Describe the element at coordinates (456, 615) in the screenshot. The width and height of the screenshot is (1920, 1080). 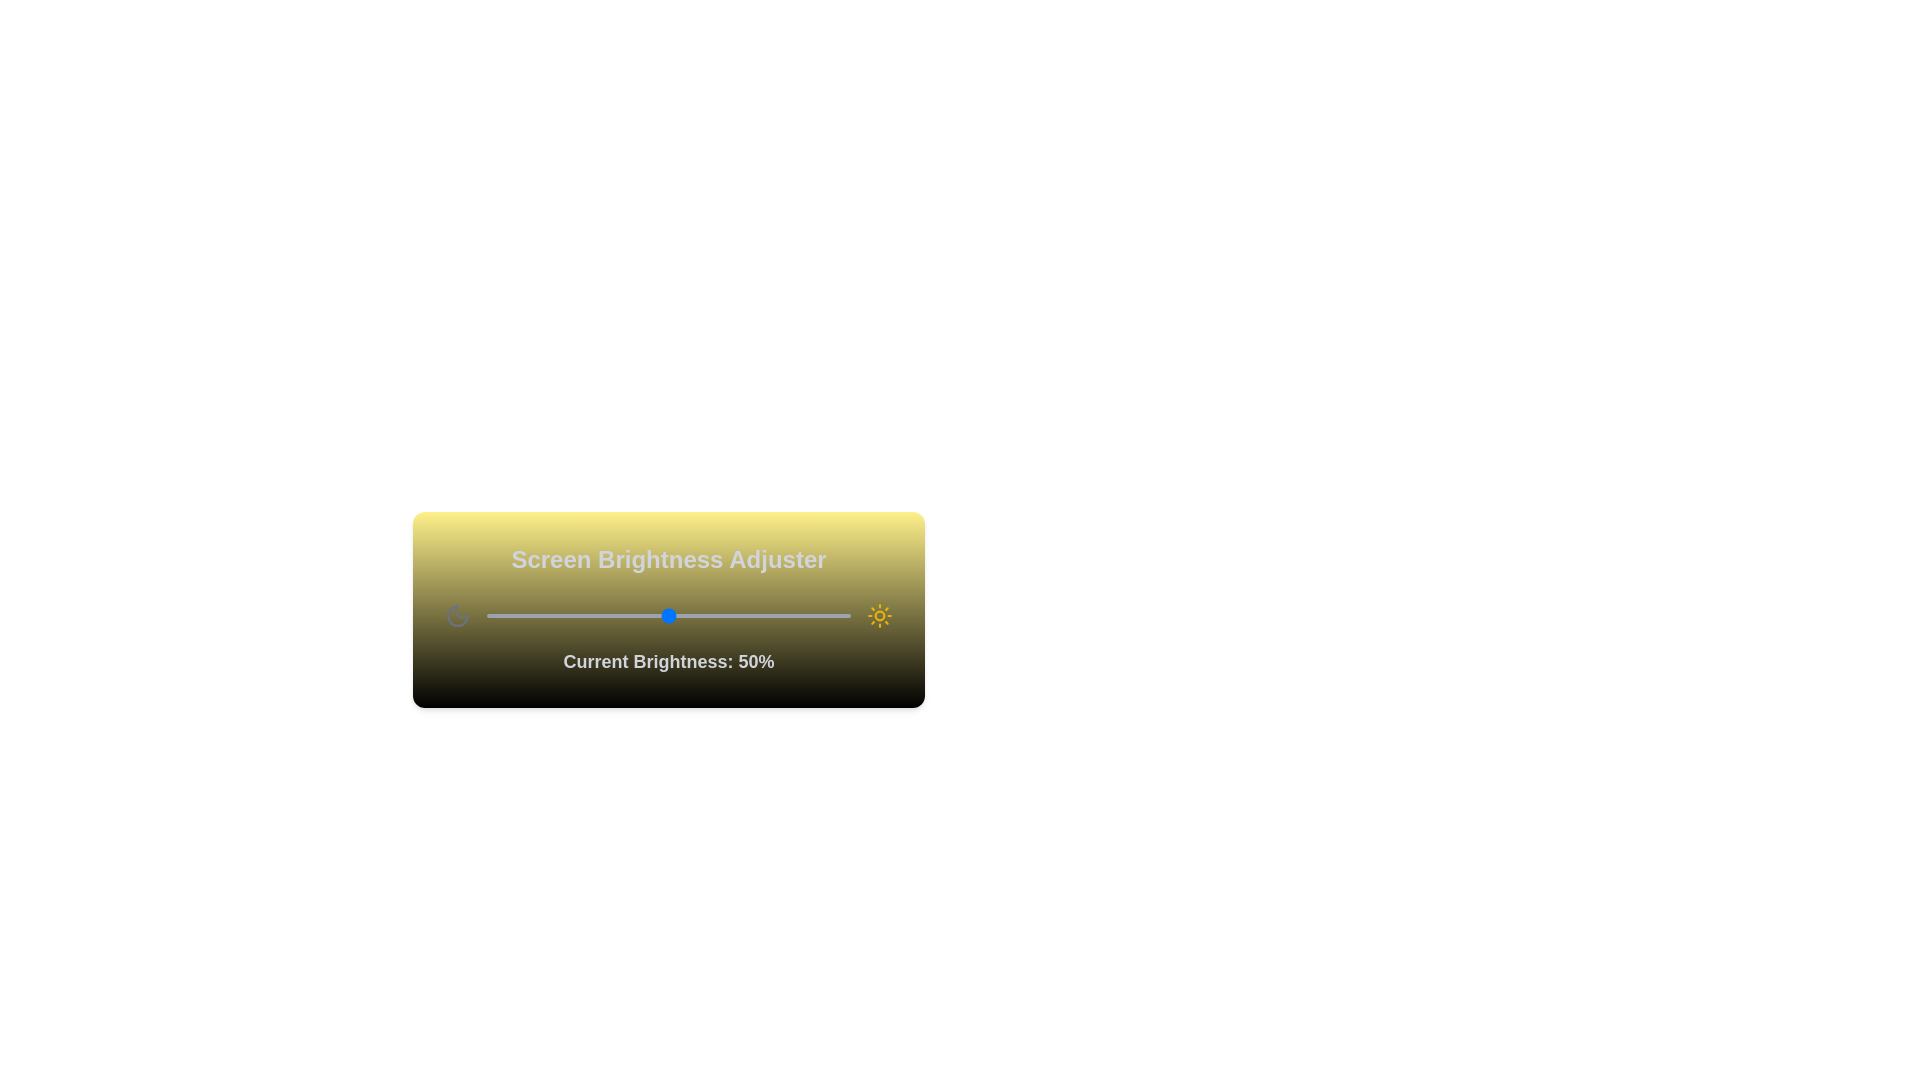
I see `the 'Moon' icon to toggle the brightness mode` at that location.